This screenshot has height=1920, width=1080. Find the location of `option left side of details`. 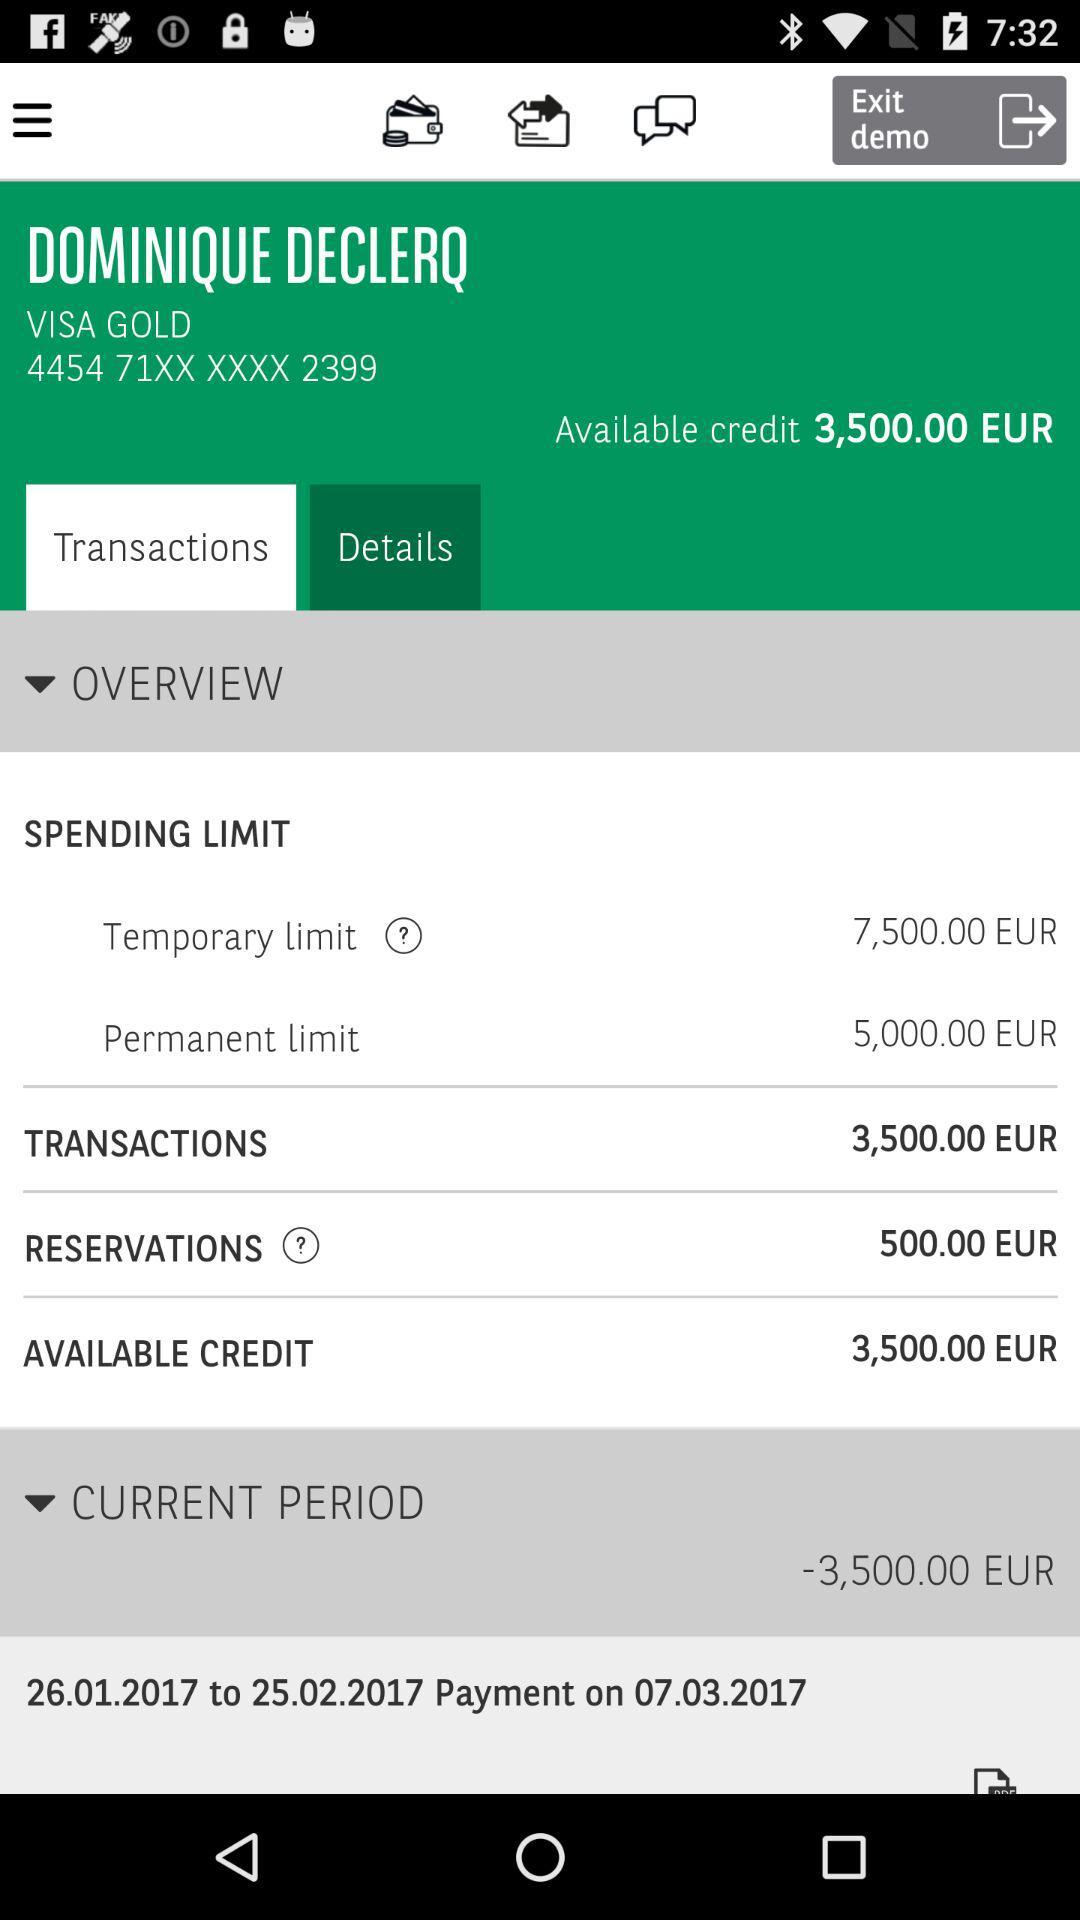

option left side of details is located at coordinates (160, 547).